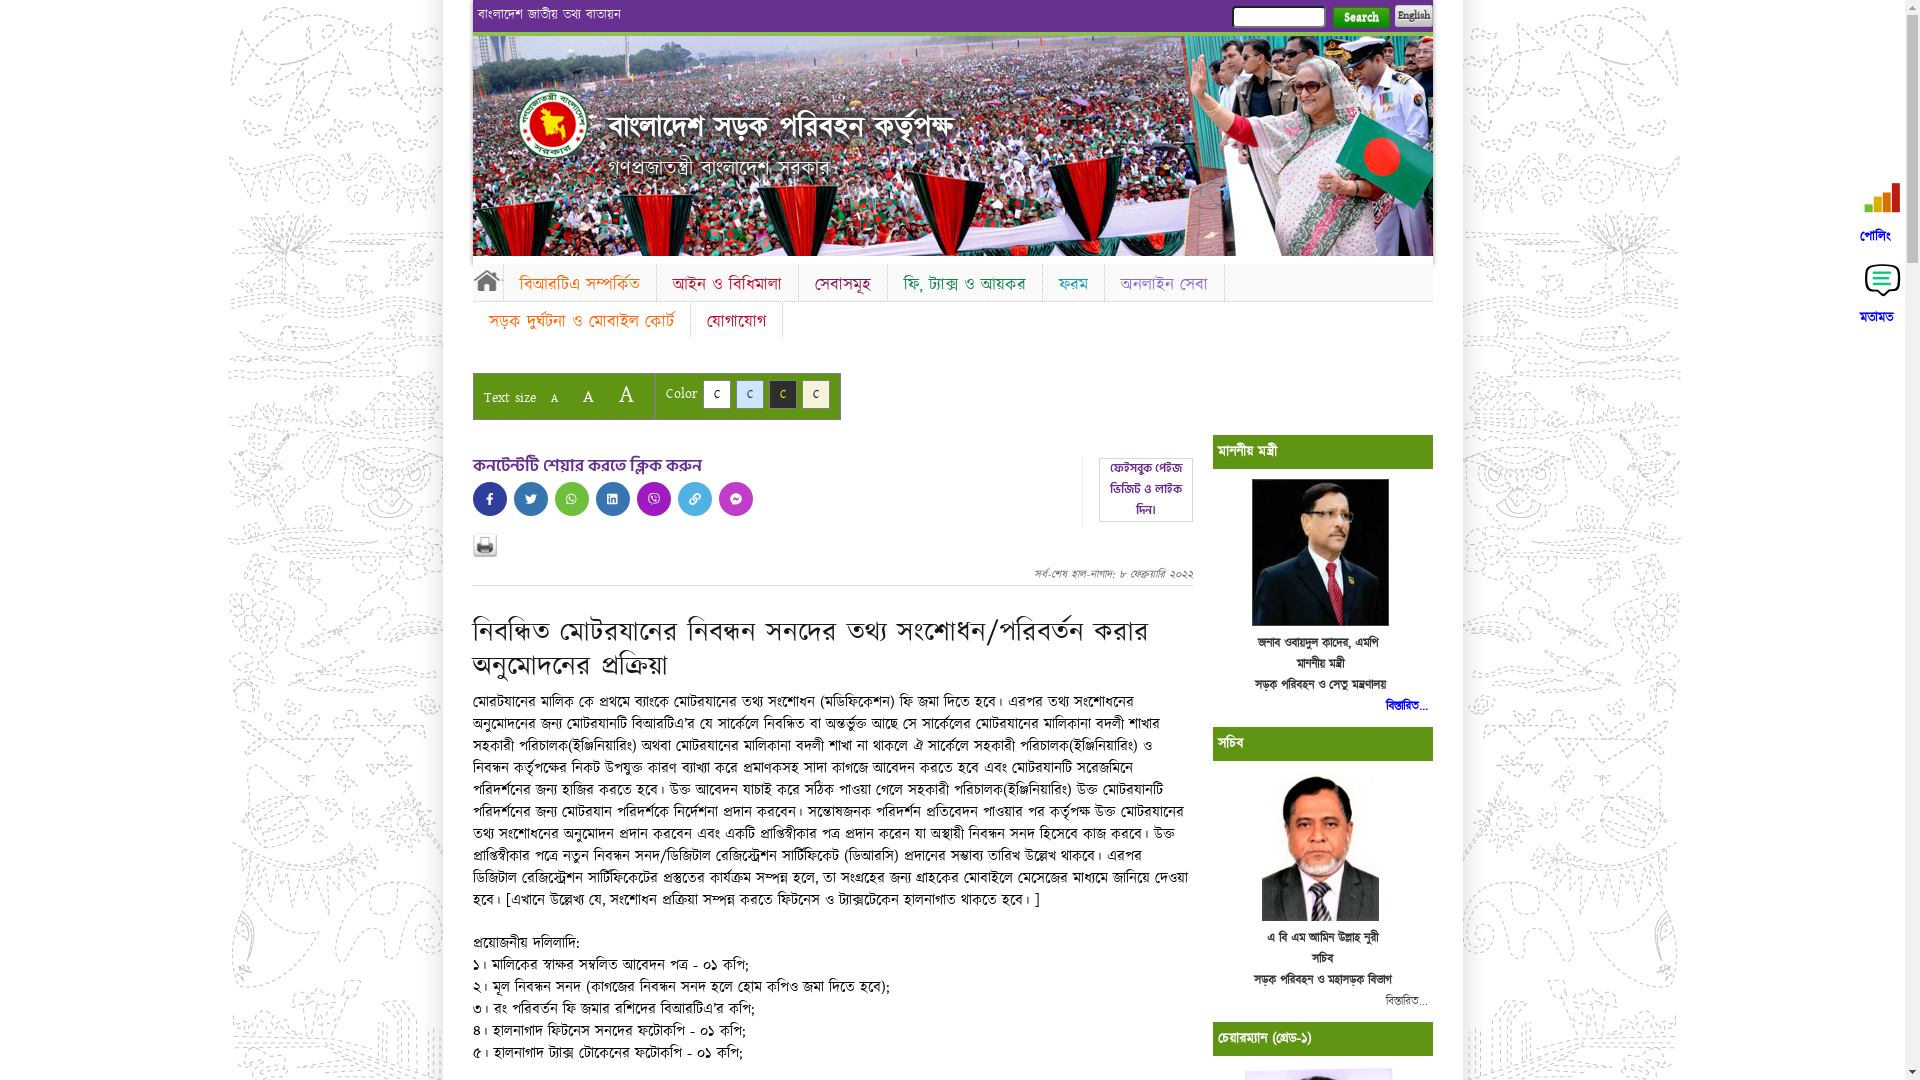 The width and height of the screenshot is (1920, 1080). I want to click on 'A', so click(553, 398).